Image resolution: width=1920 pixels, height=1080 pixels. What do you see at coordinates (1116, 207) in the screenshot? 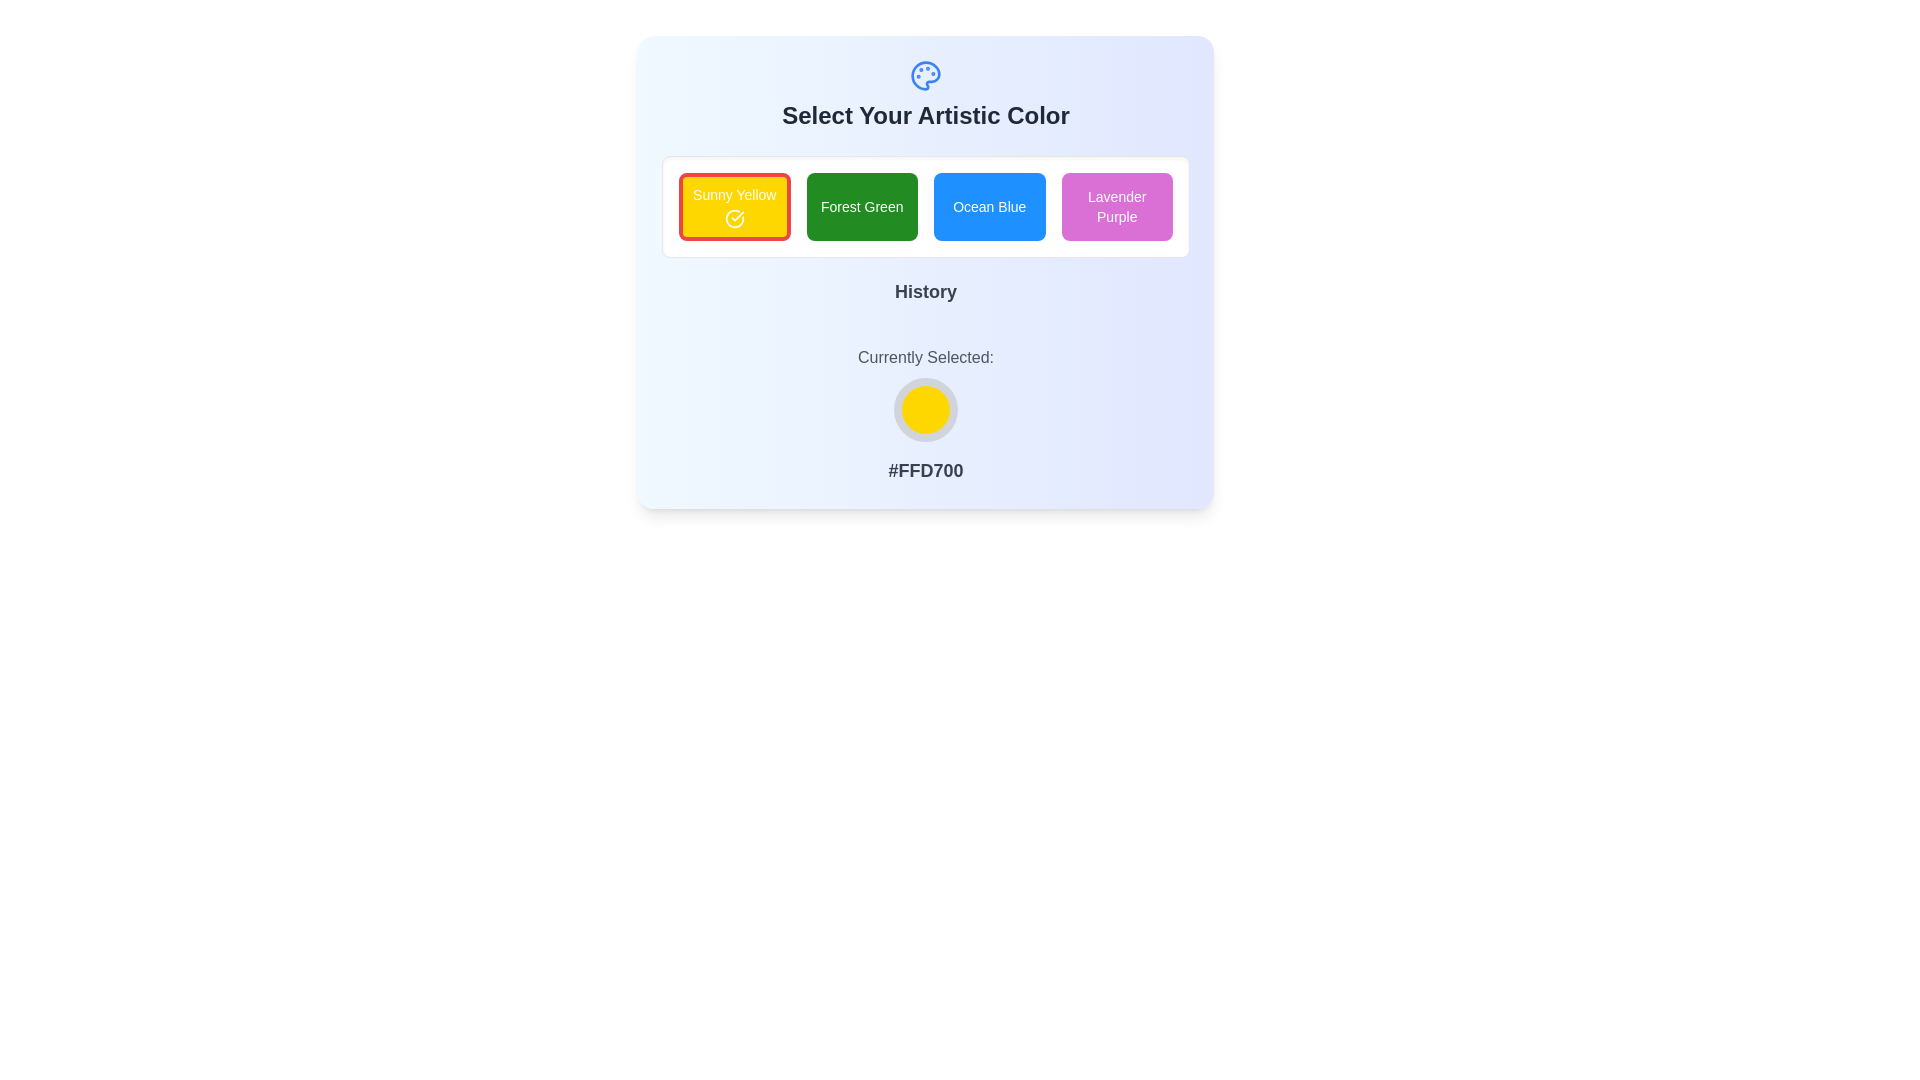
I see `the 'Lavender Purple' color selection button located in the top-right corner of the color chooser interface to trigger visual feedback` at bounding box center [1116, 207].